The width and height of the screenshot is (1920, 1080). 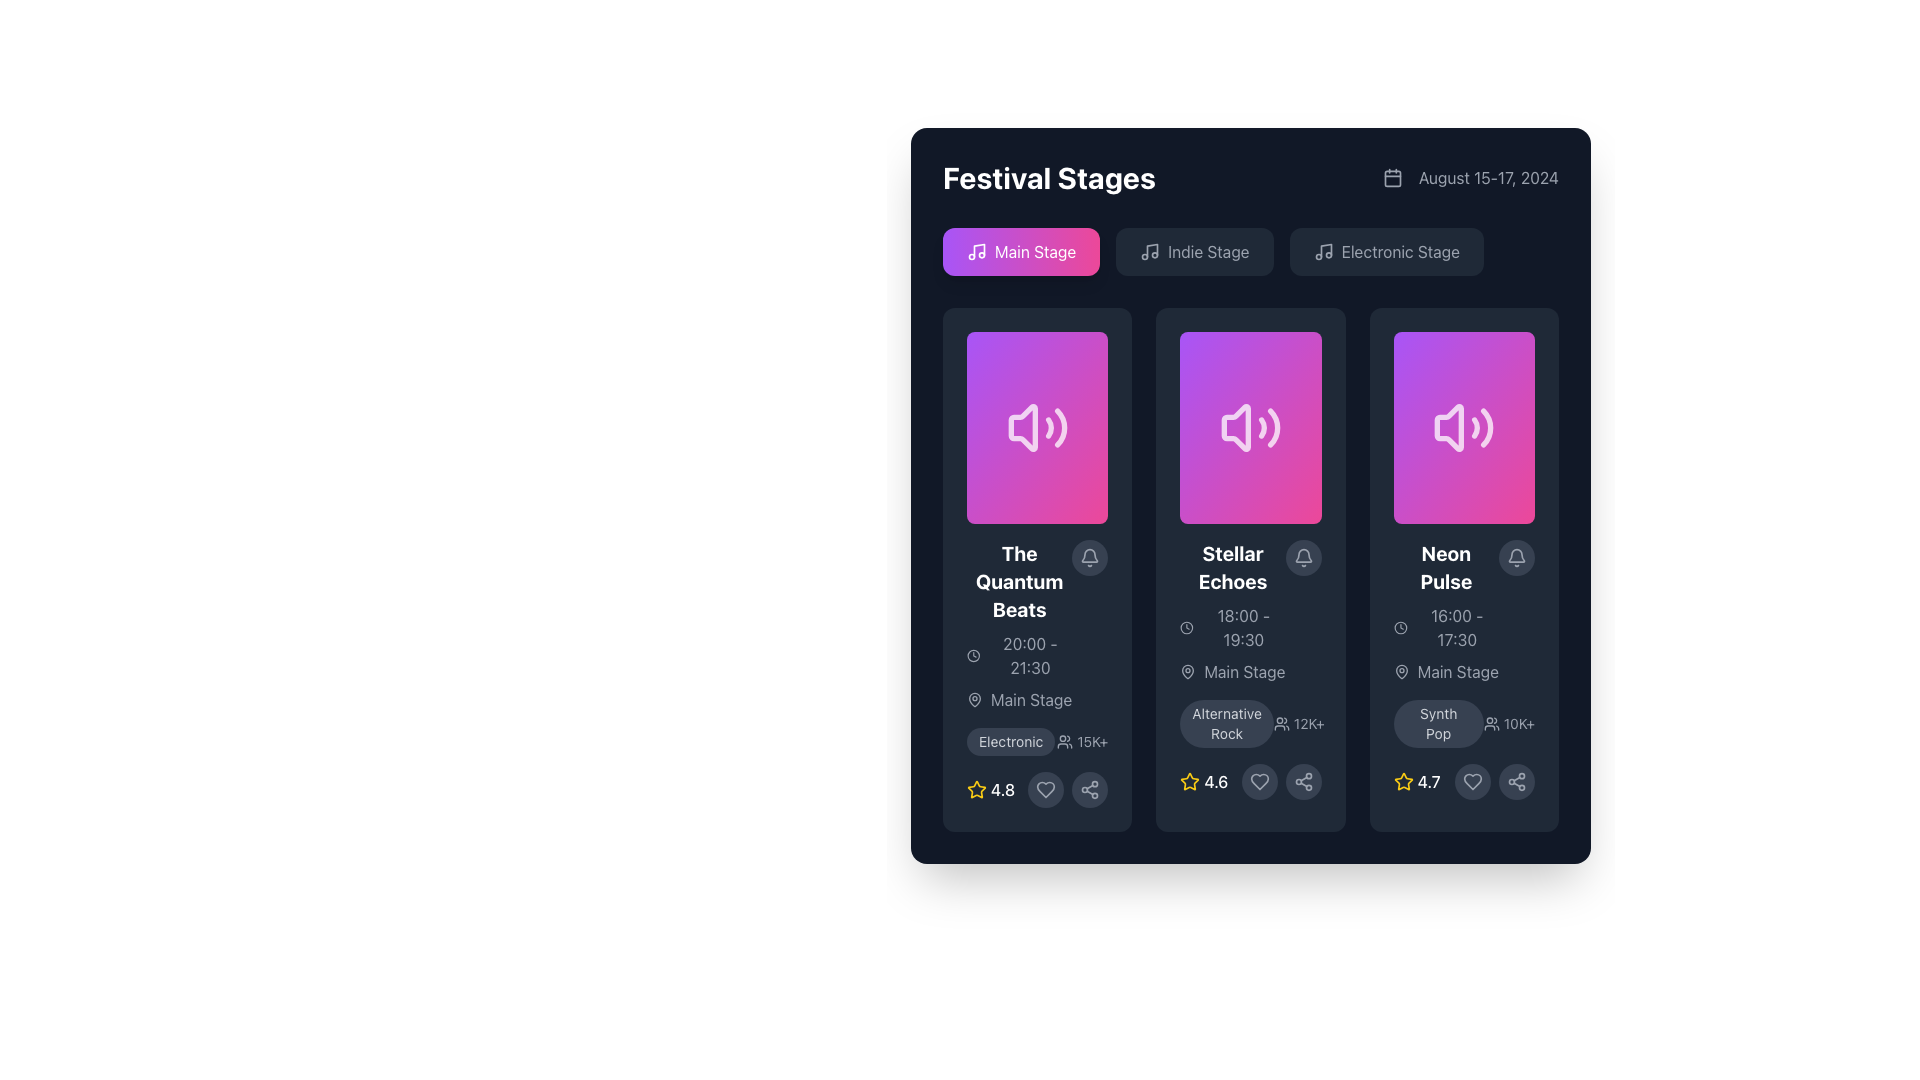 What do you see at coordinates (1516, 555) in the screenshot?
I see `the notification bell icon located at the upper-right corner of the 'Neon Pulse' card` at bounding box center [1516, 555].